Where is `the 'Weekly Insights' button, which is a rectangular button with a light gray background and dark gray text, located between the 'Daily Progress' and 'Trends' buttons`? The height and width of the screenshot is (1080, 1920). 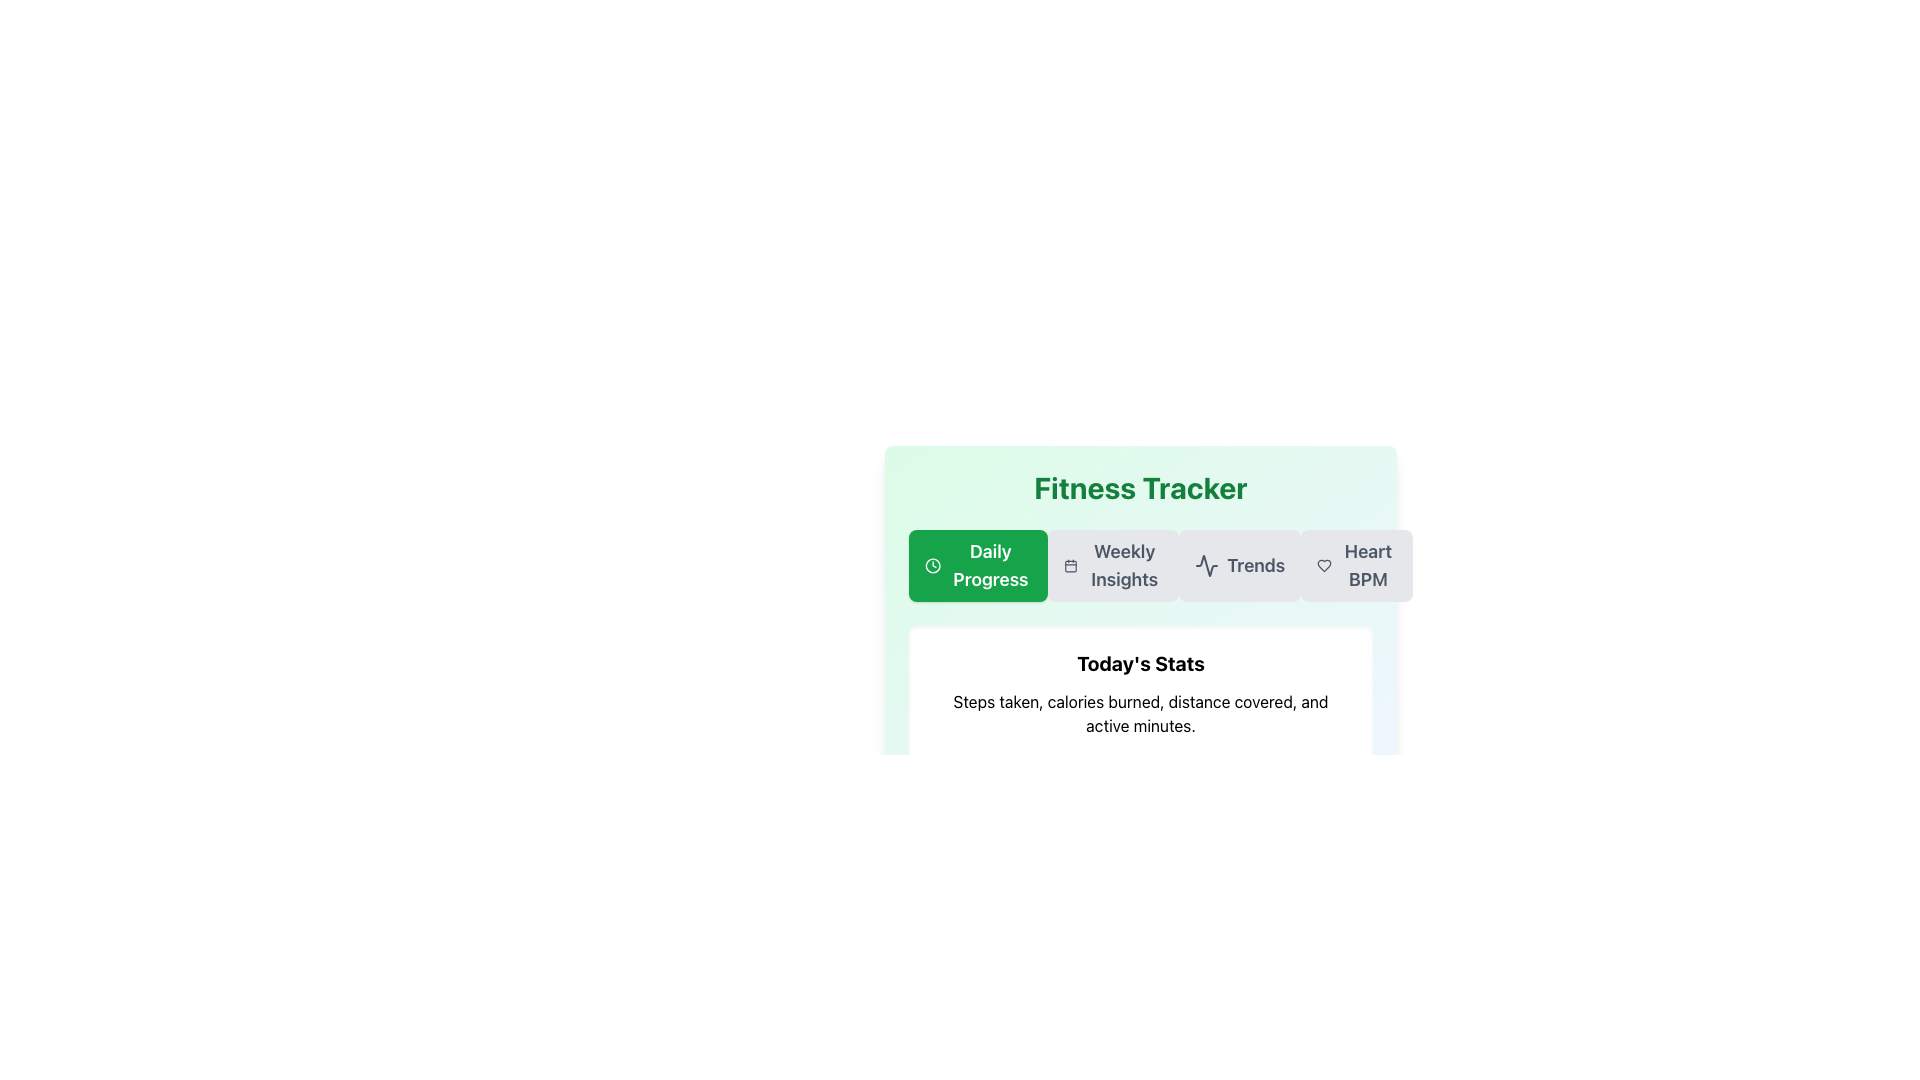
the 'Weekly Insights' button, which is a rectangular button with a light gray background and dark gray text, located between the 'Daily Progress' and 'Trends' buttons is located at coordinates (1112, 566).